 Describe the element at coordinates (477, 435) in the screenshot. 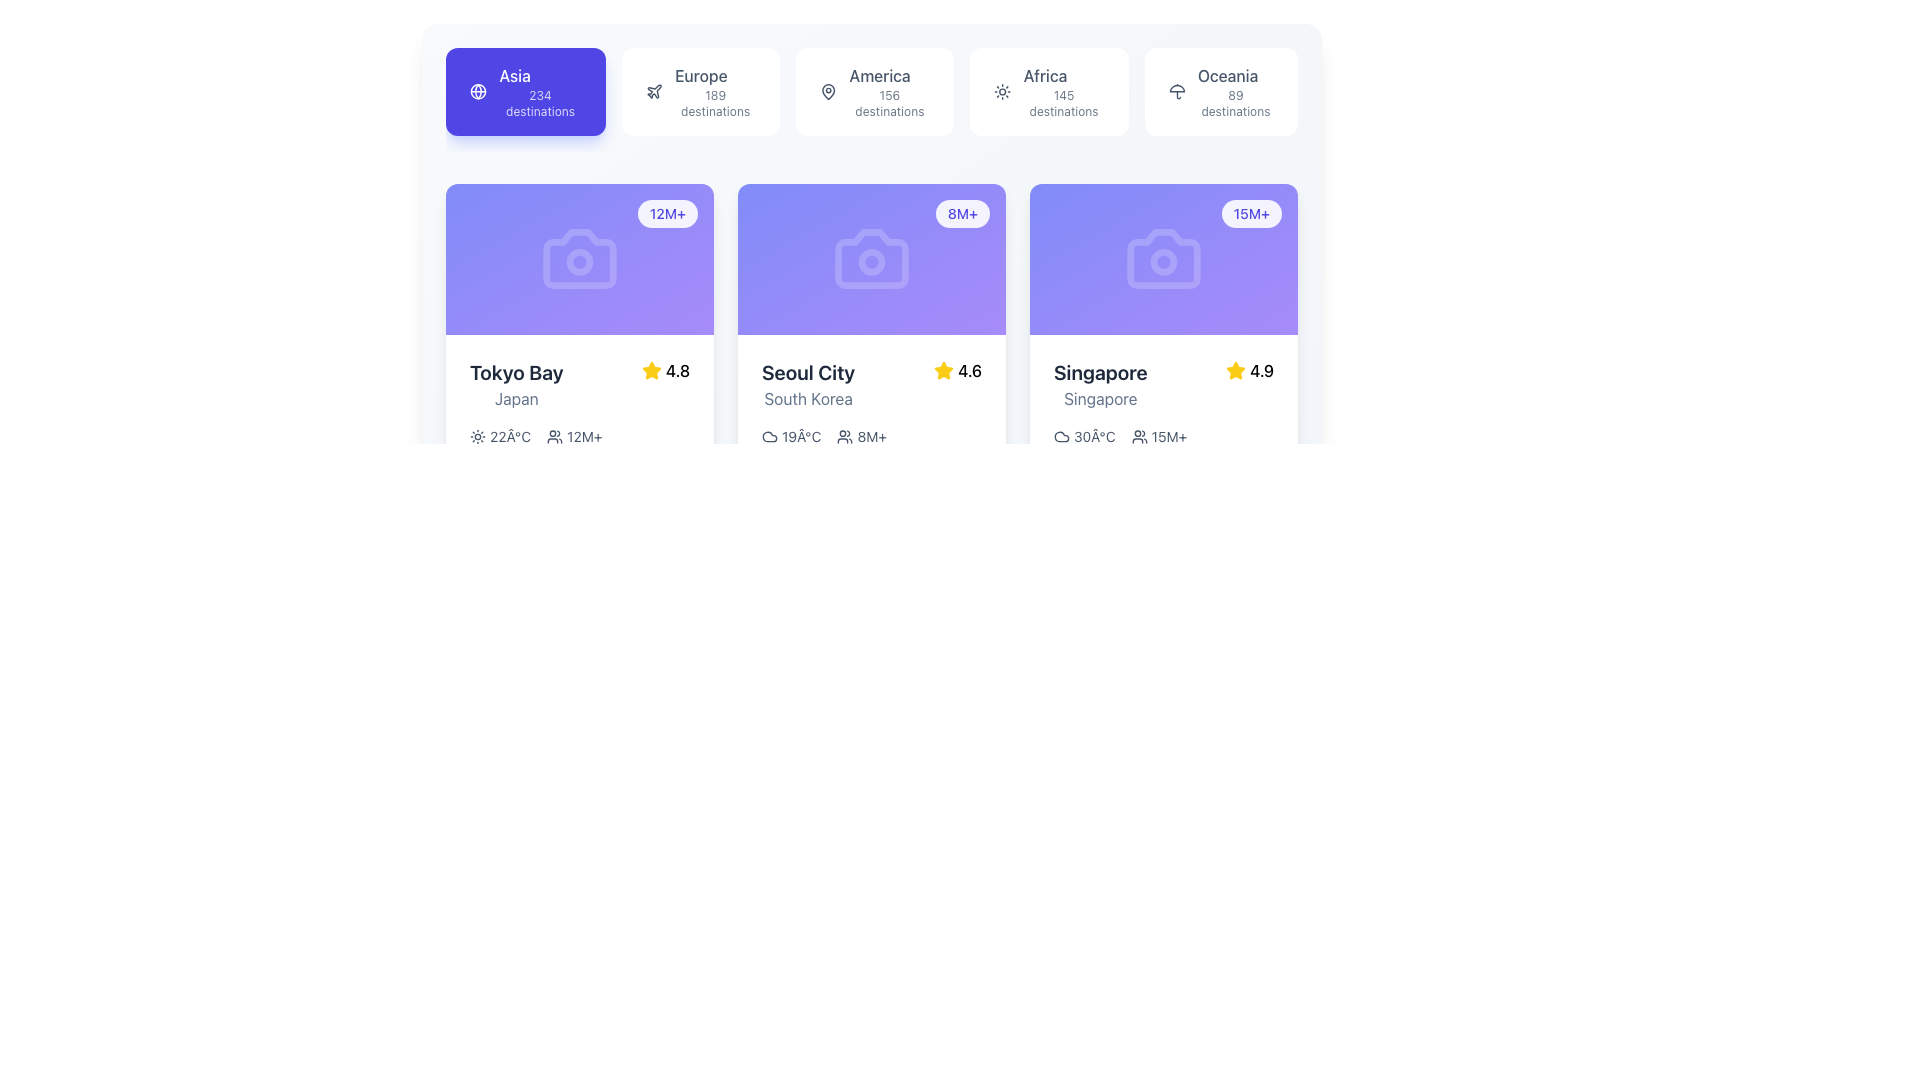

I see `the sunny weather icon located to the left of the temperature text ('22°C') within the Tokyo Bay card in the weather information group` at that location.